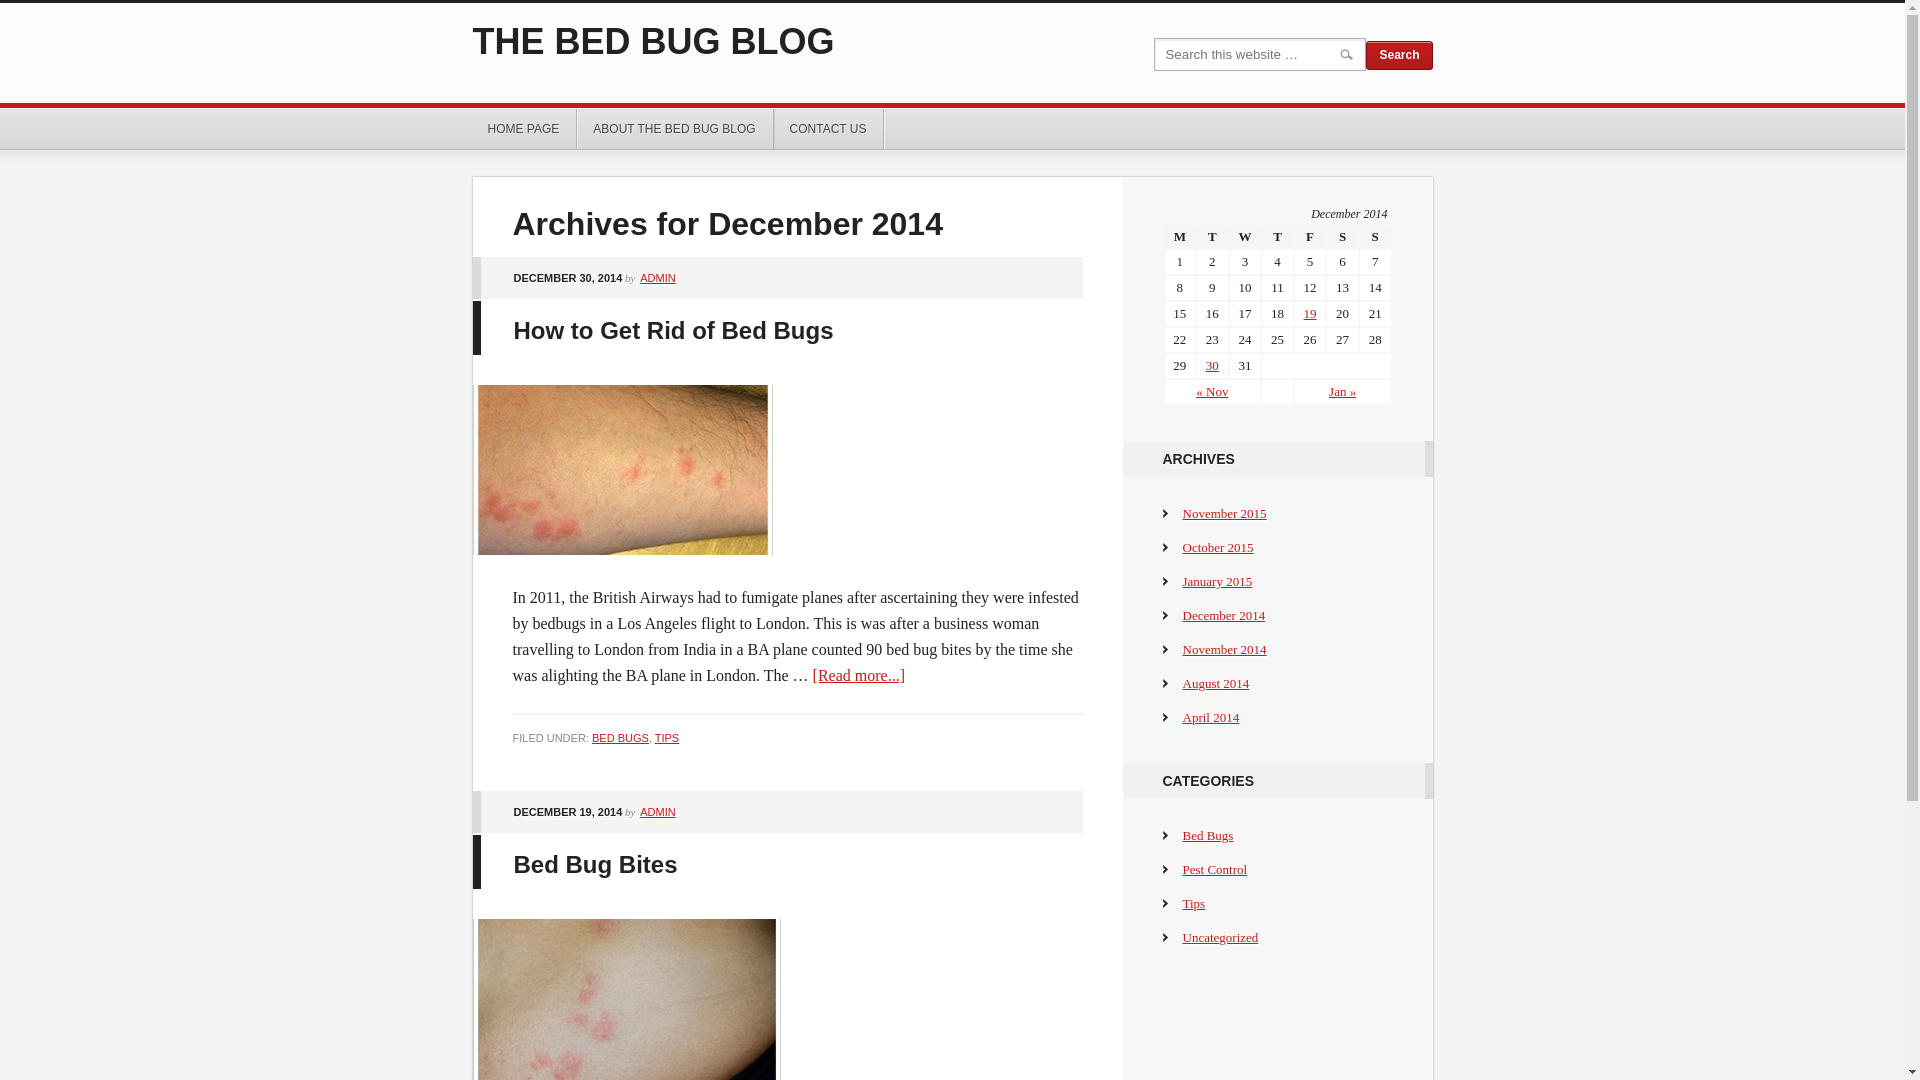  I want to click on 'October 2015', so click(1216, 547).